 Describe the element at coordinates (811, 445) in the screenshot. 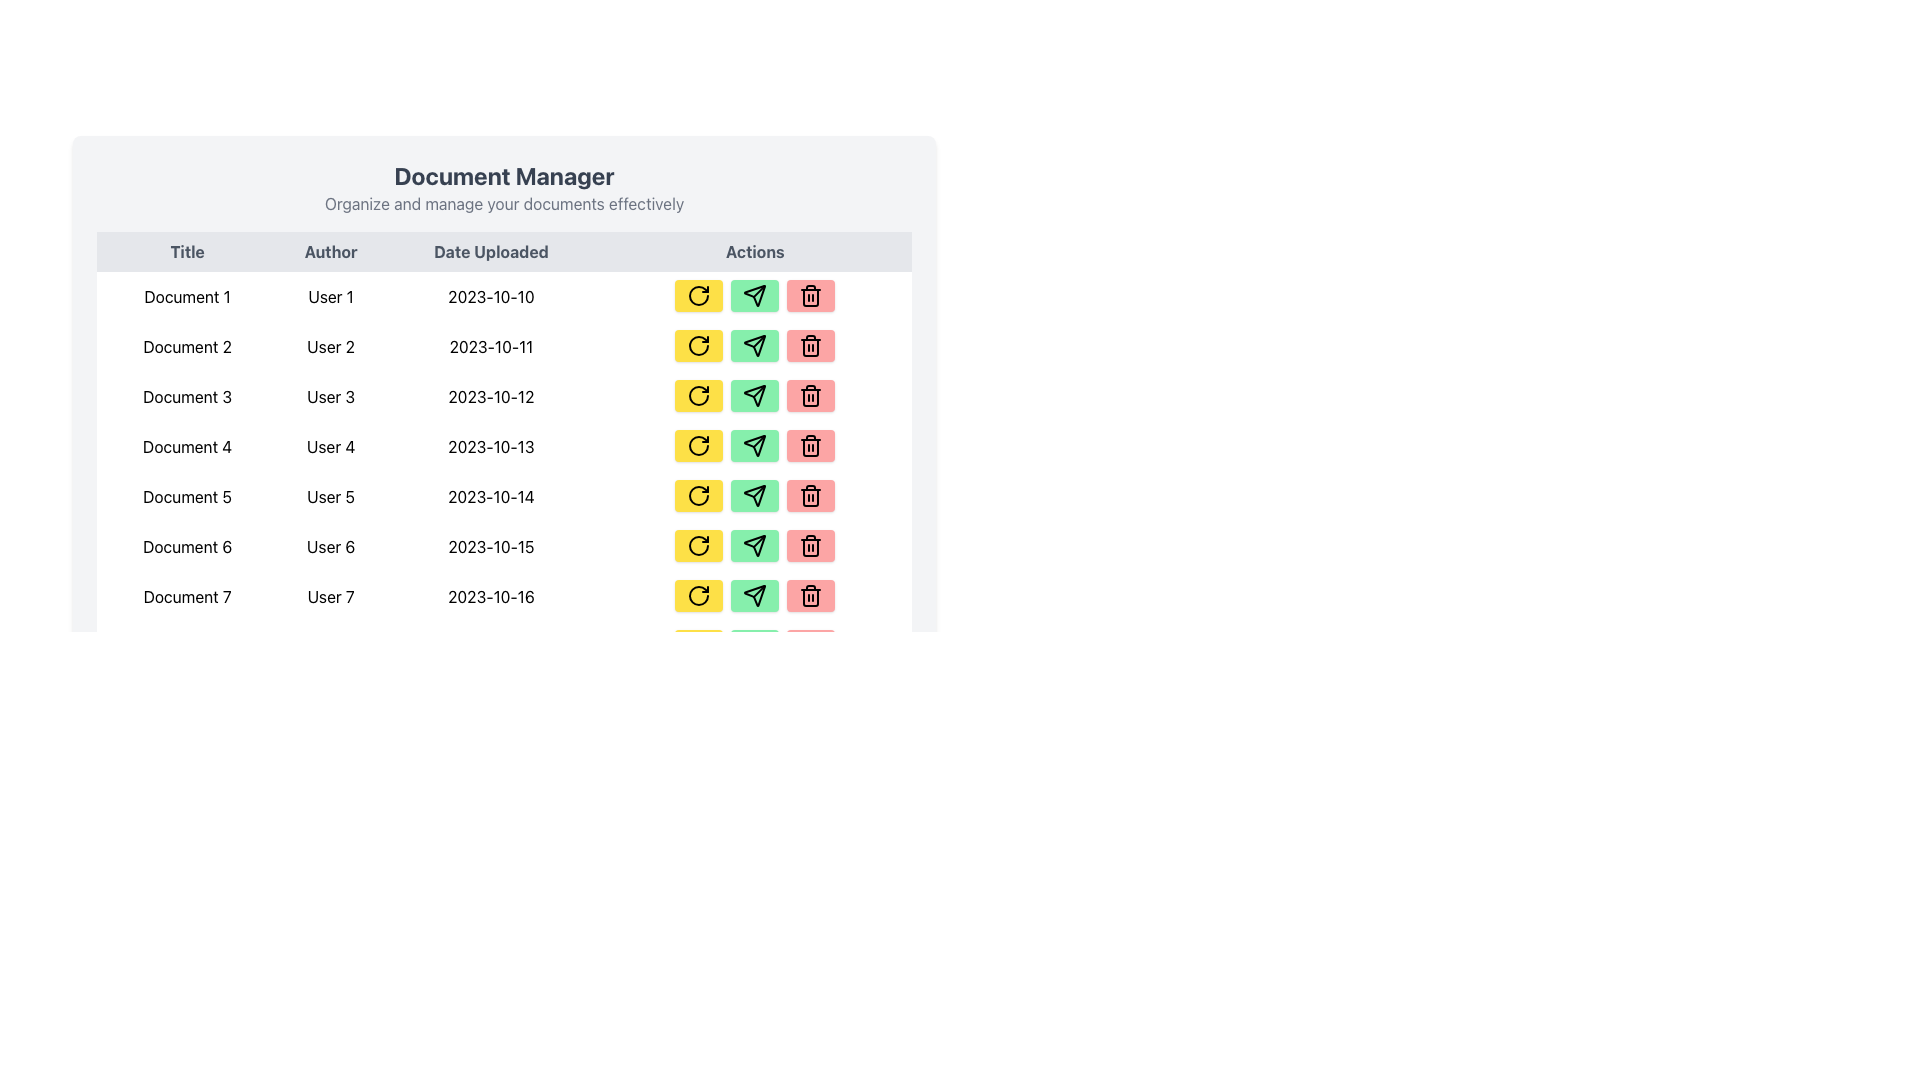

I see `the delete button in the 'Actions' column of the table corresponding to 'Document 4' to observe its hover effect` at that location.